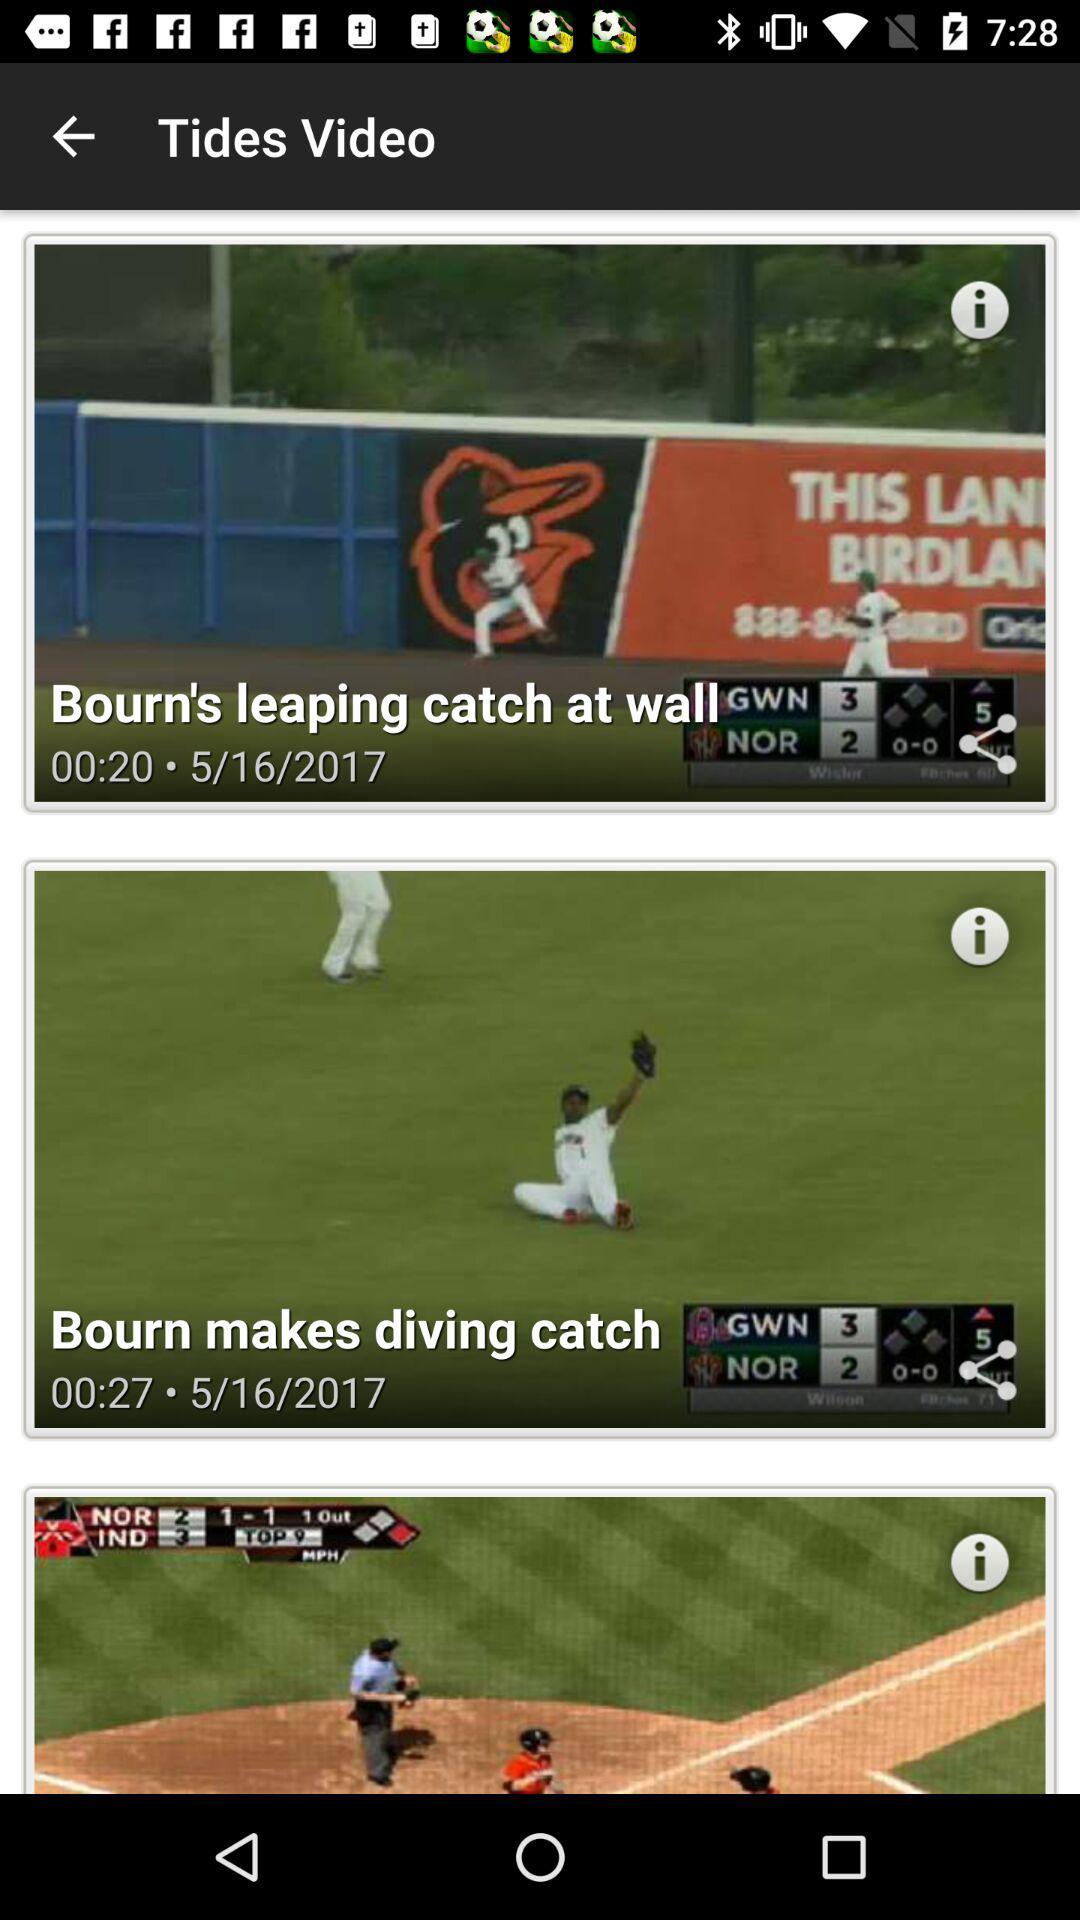  I want to click on display video information, so click(978, 935).